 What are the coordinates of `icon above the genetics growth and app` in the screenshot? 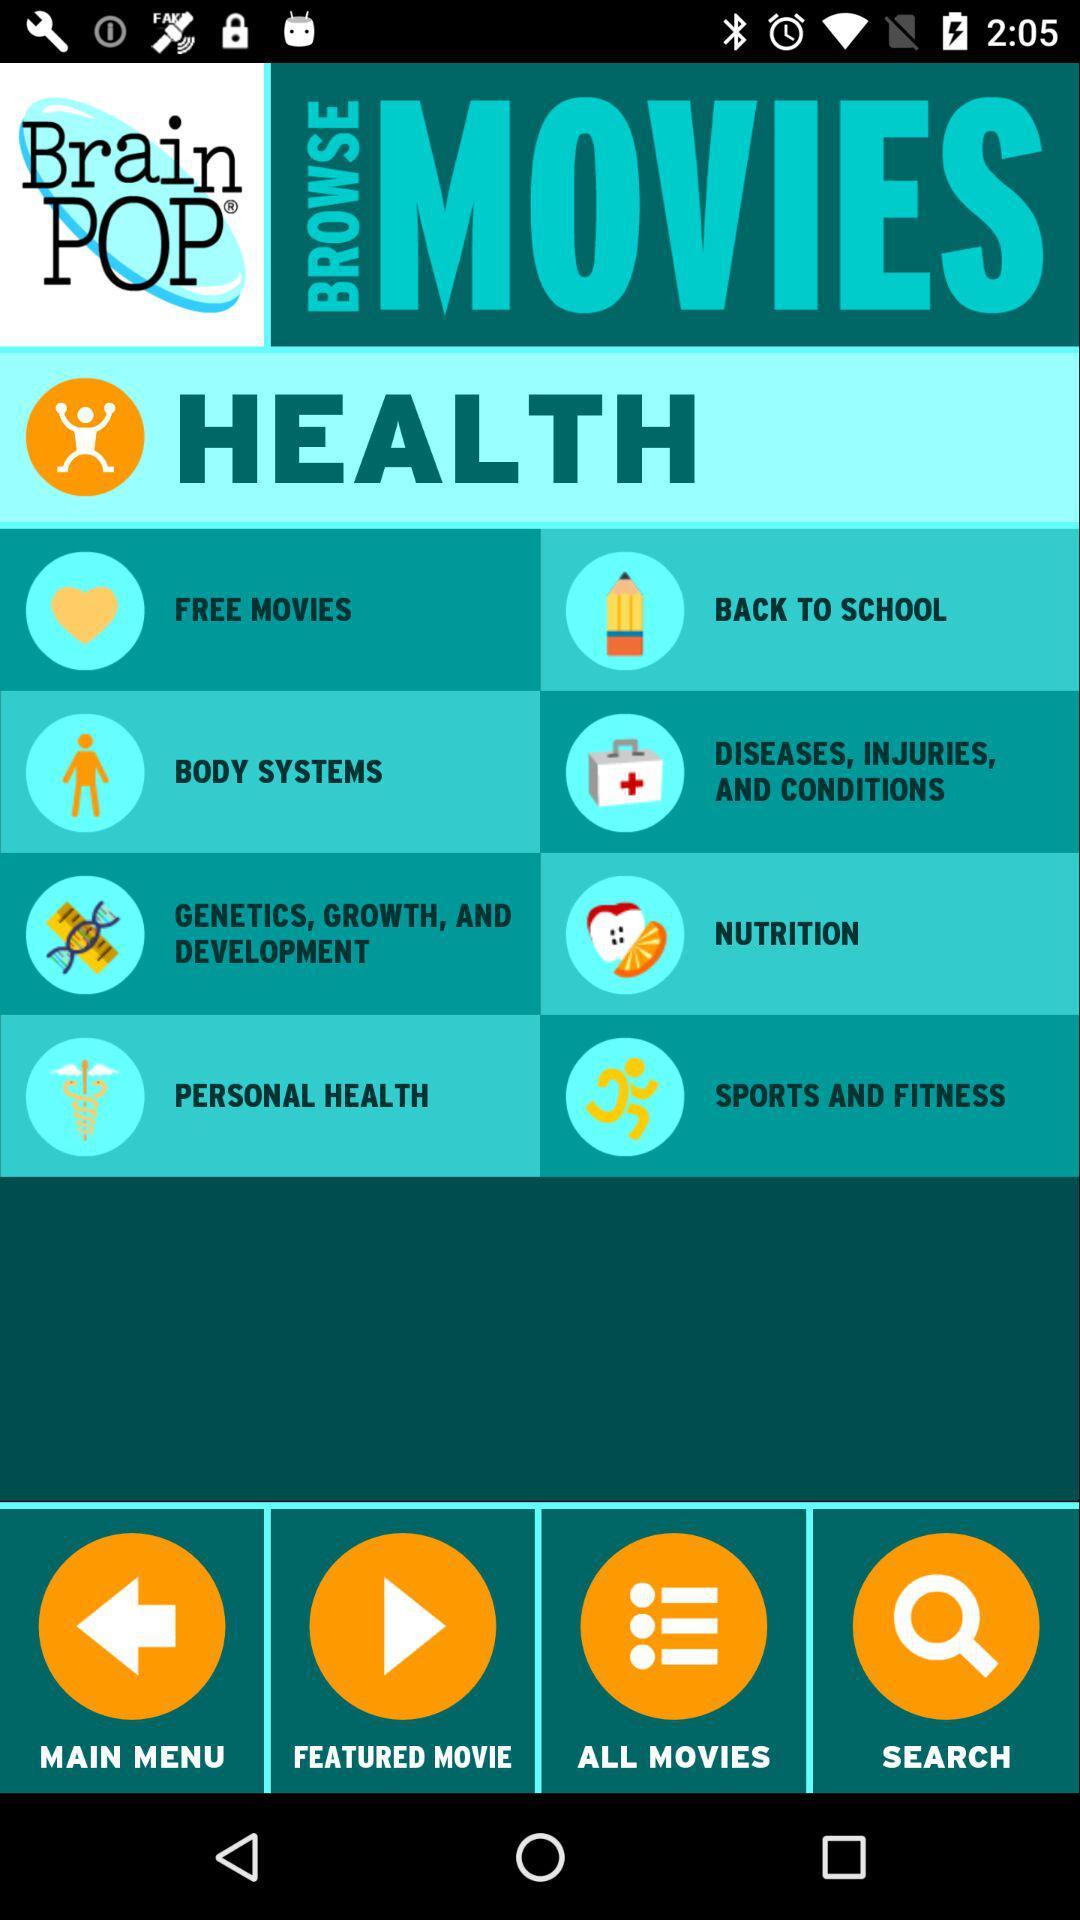 It's located at (342, 770).